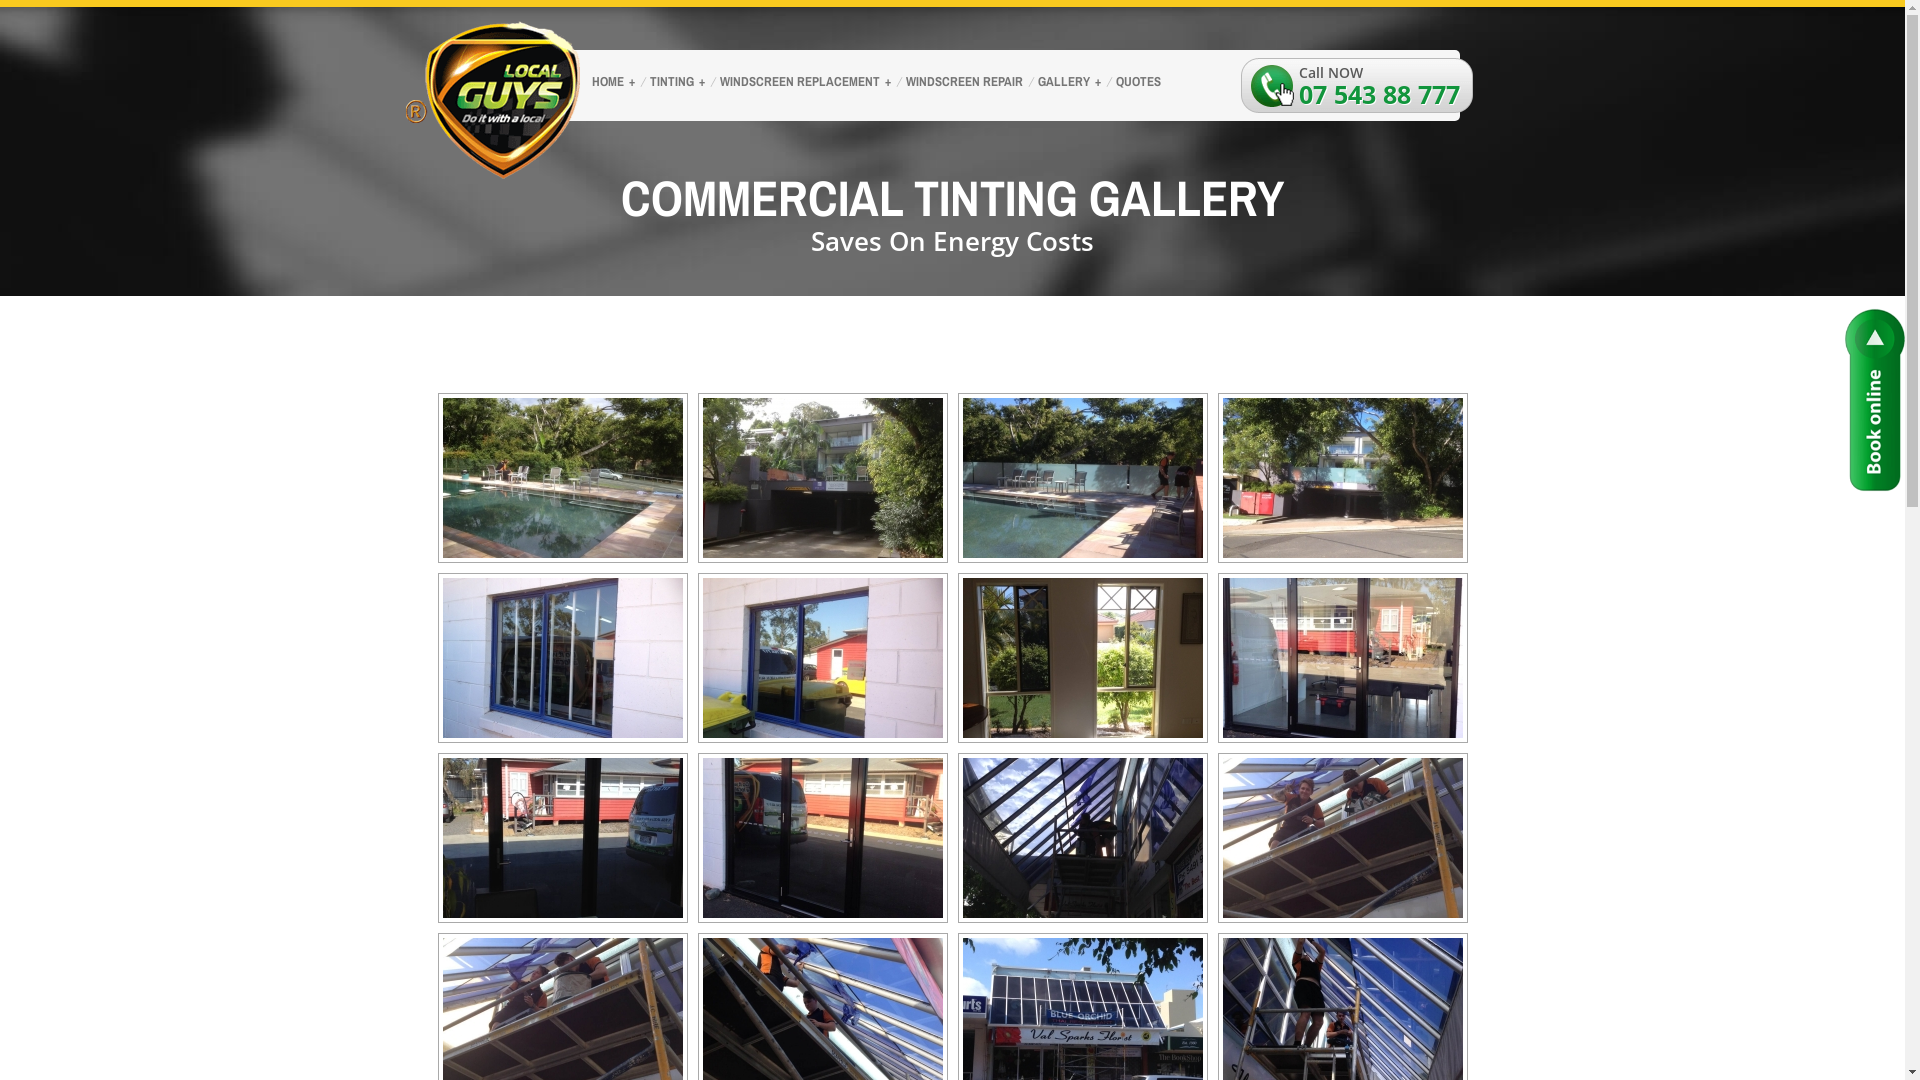  I want to click on 'AFTER Pool Fence Frosted for Privacy', so click(1221, 478).